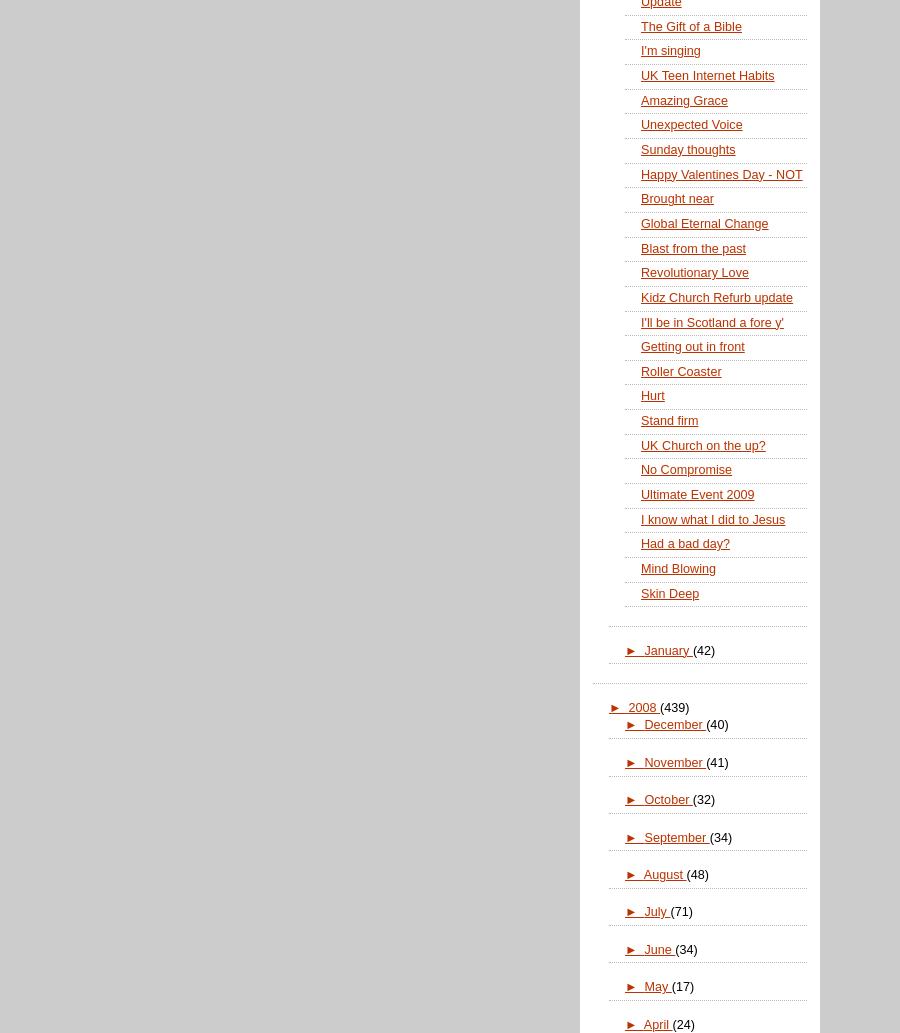  What do you see at coordinates (690, 26) in the screenshot?
I see `'The Gift of a Bible'` at bounding box center [690, 26].